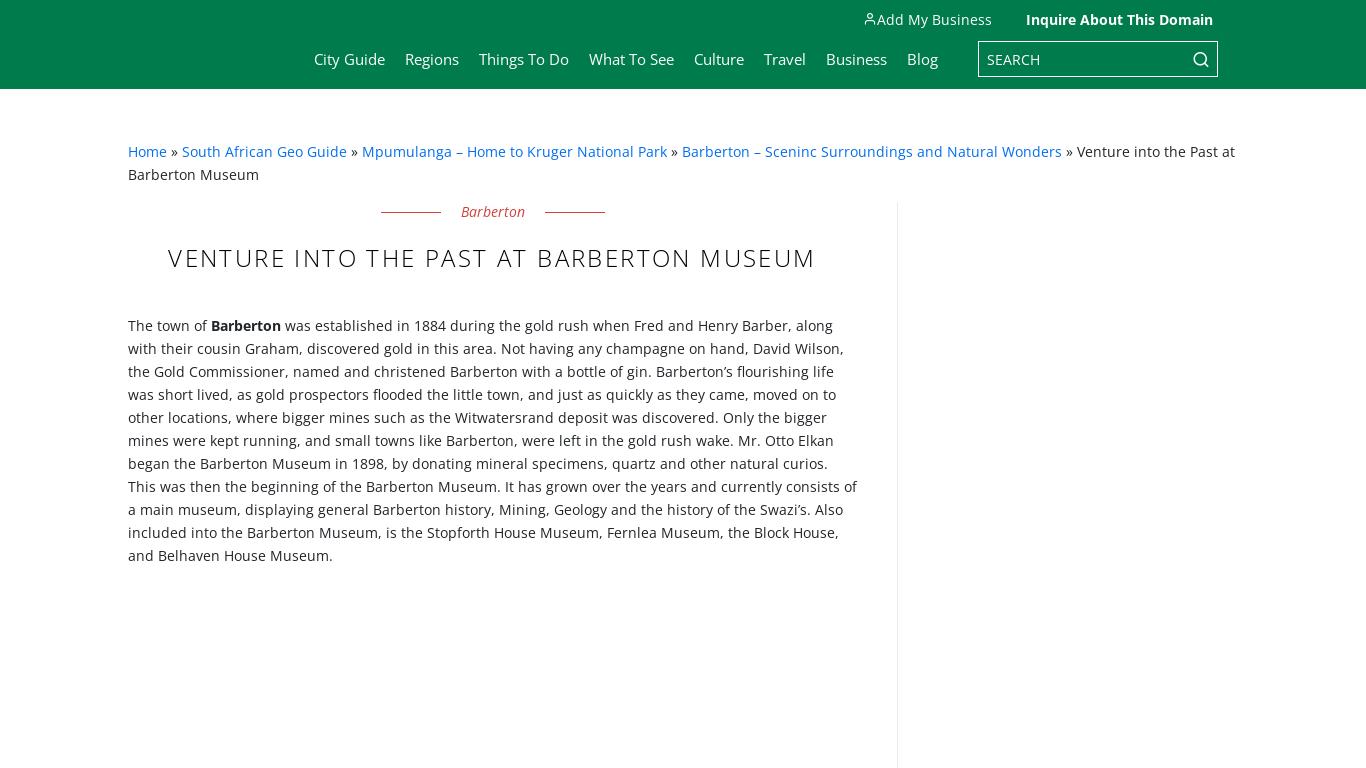  Describe the element at coordinates (404, 58) in the screenshot. I see `'Regions'` at that location.